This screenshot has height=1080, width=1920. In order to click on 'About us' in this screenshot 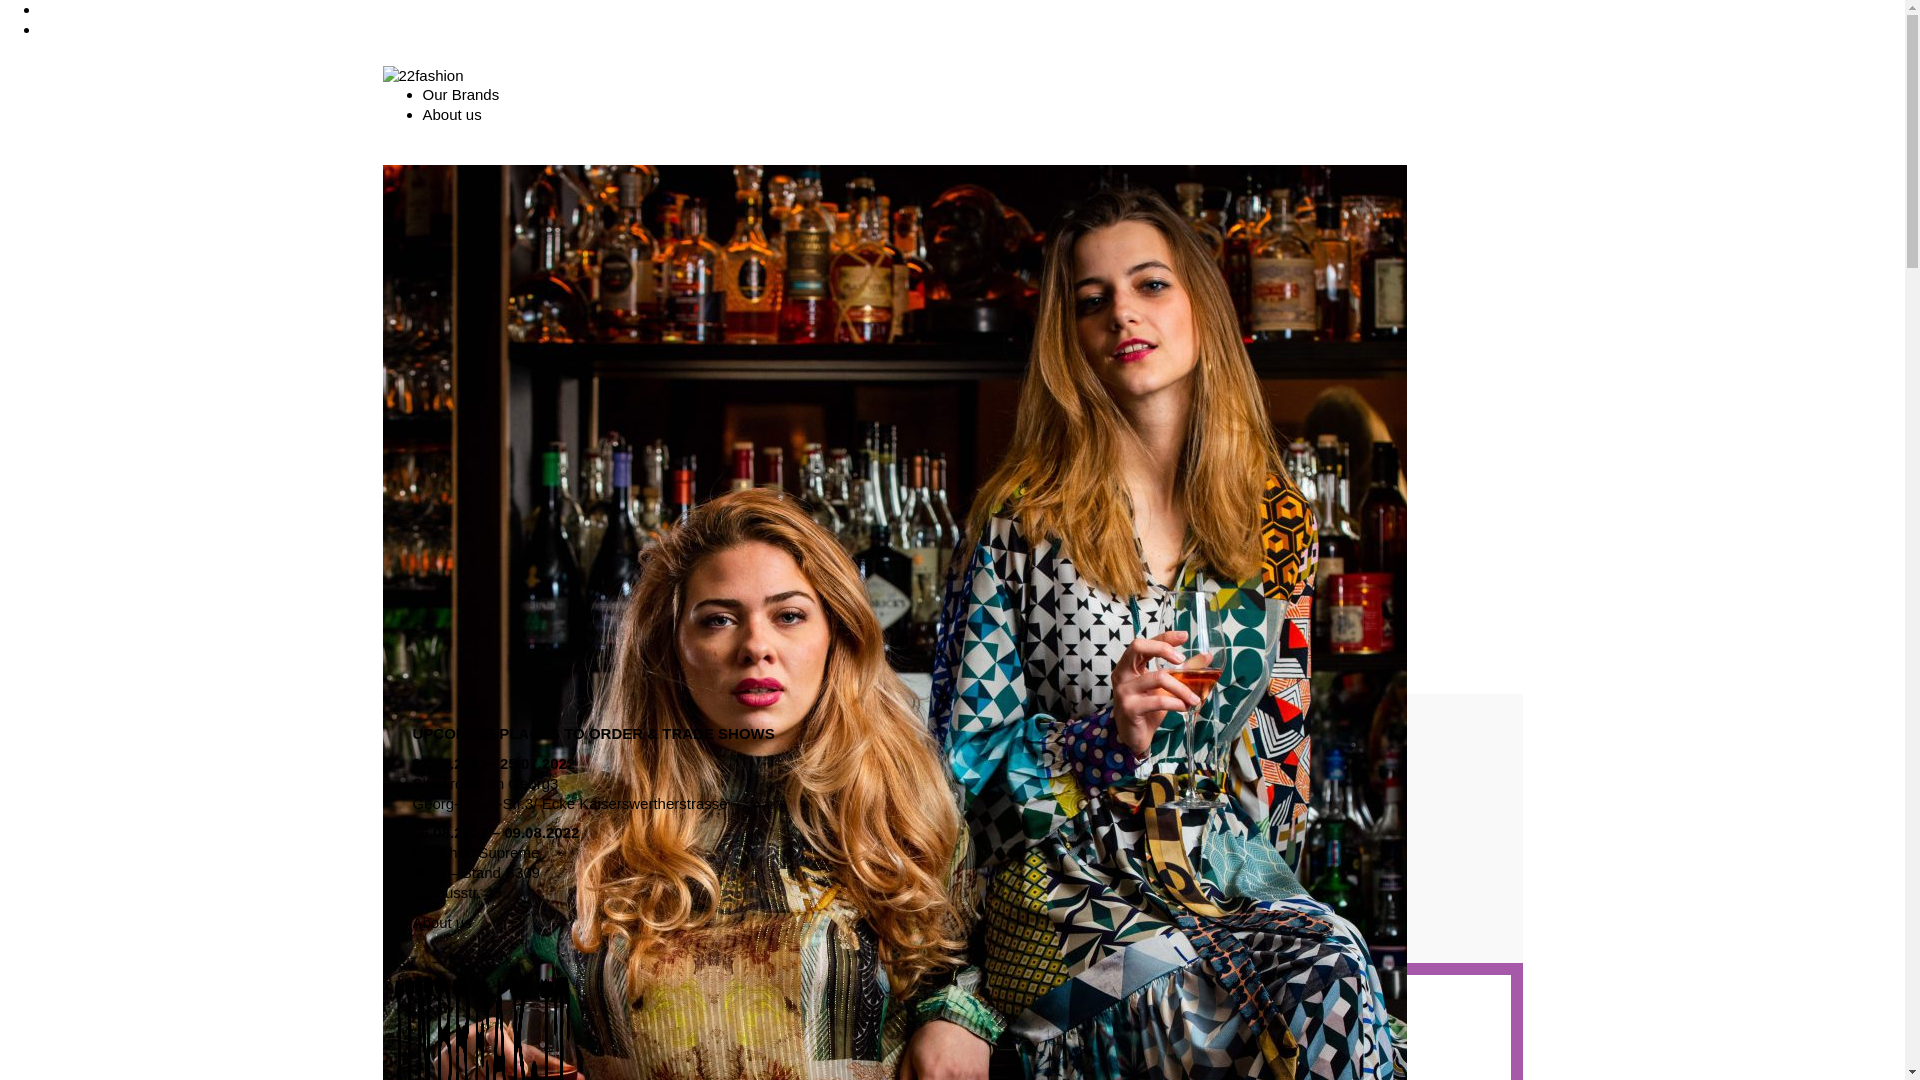, I will do `click(450, 114)`.